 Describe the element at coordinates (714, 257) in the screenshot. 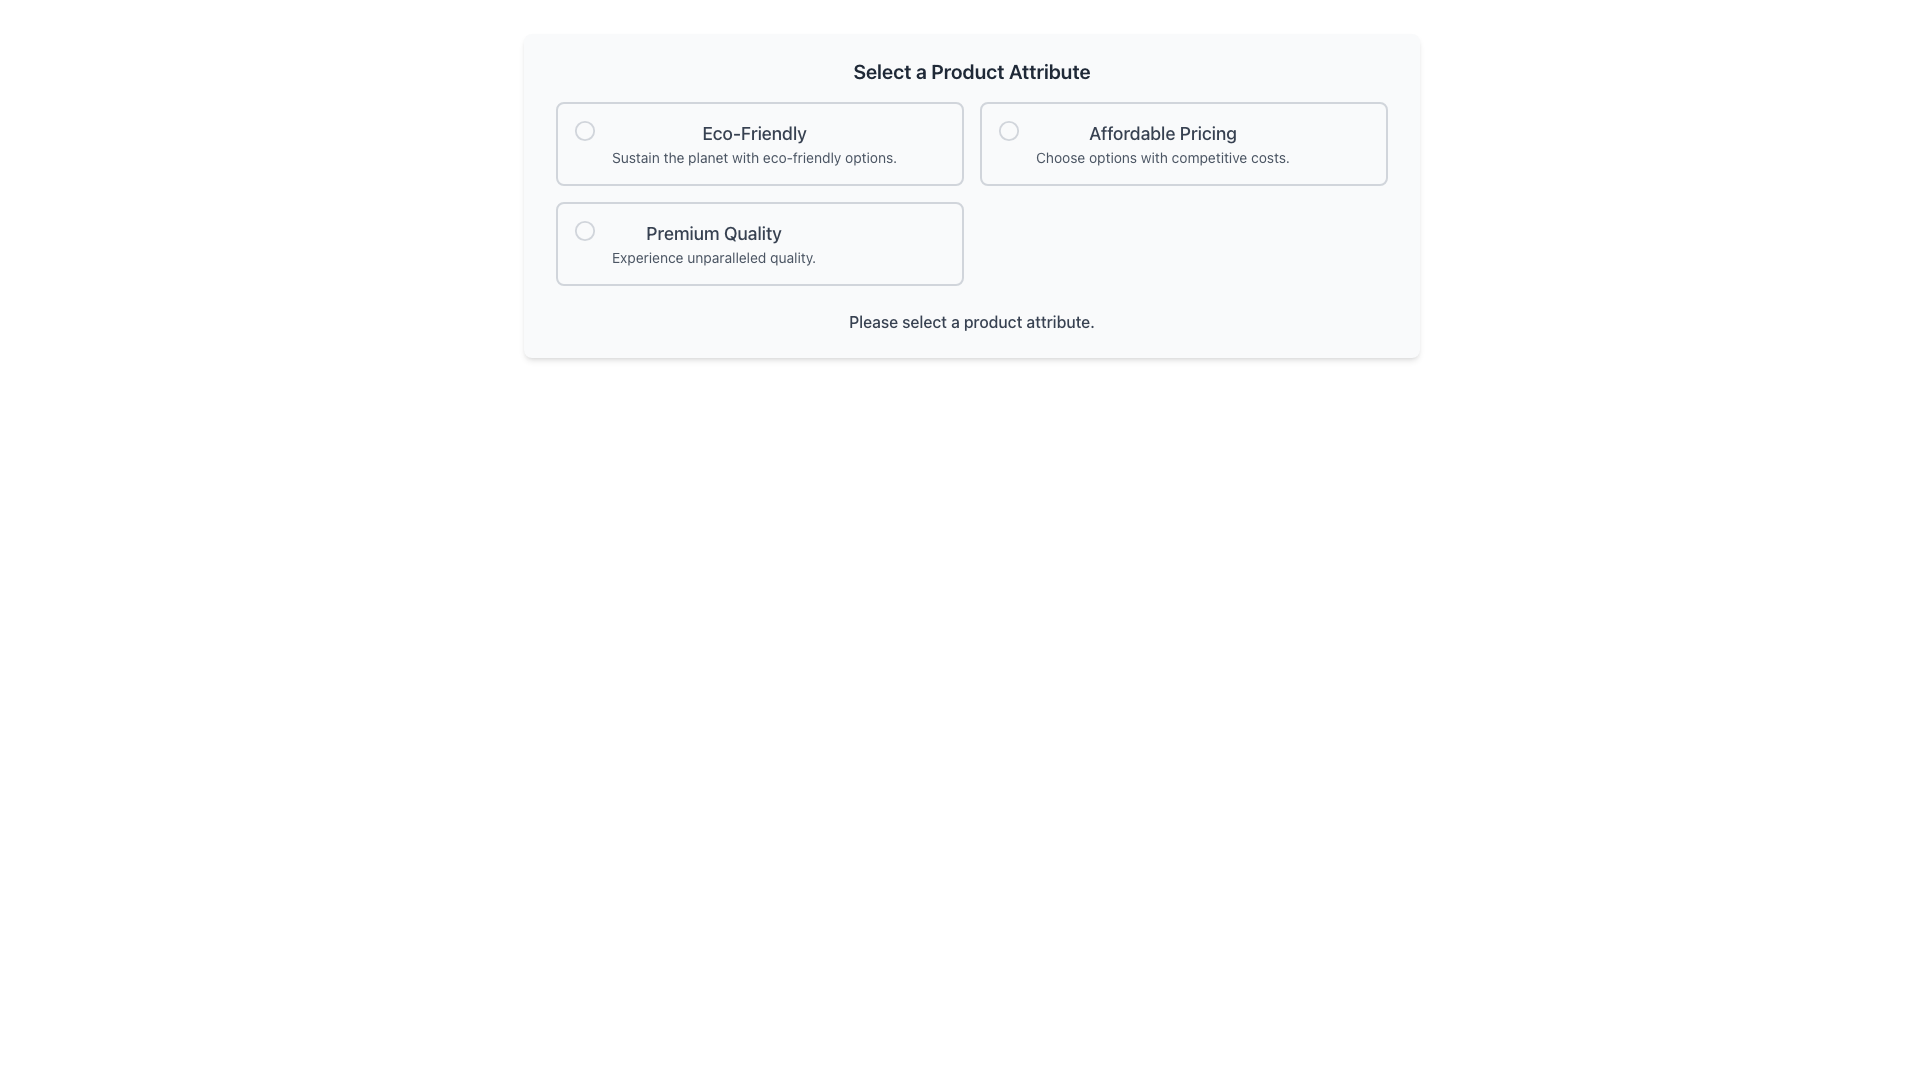

I see `the text label reading 'Experience unparalleled quality.' which is styled with a small font size and gray color, located beneath the 'Premium Quality' heading in the selection card` at that location.